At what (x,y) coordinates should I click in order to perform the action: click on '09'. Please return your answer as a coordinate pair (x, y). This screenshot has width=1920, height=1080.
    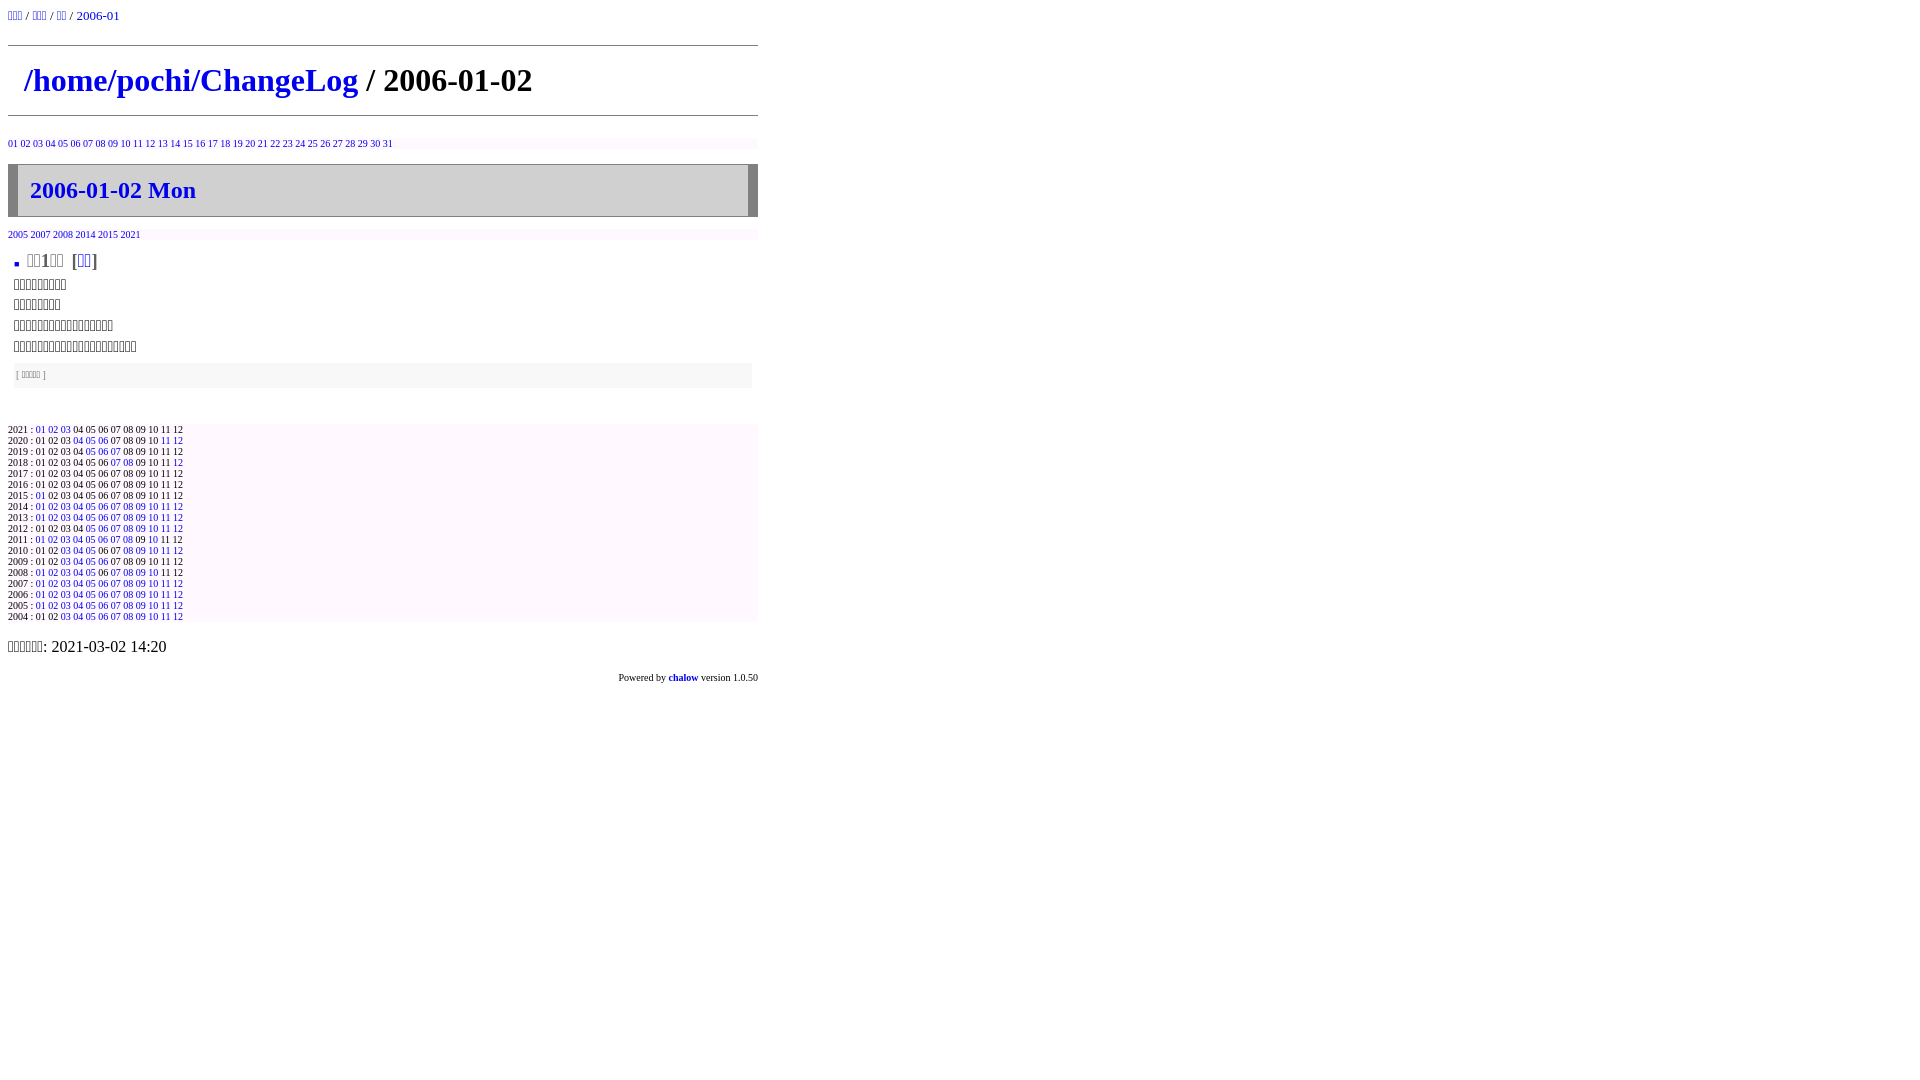
    Looking at the image, I should click on (139, 604).